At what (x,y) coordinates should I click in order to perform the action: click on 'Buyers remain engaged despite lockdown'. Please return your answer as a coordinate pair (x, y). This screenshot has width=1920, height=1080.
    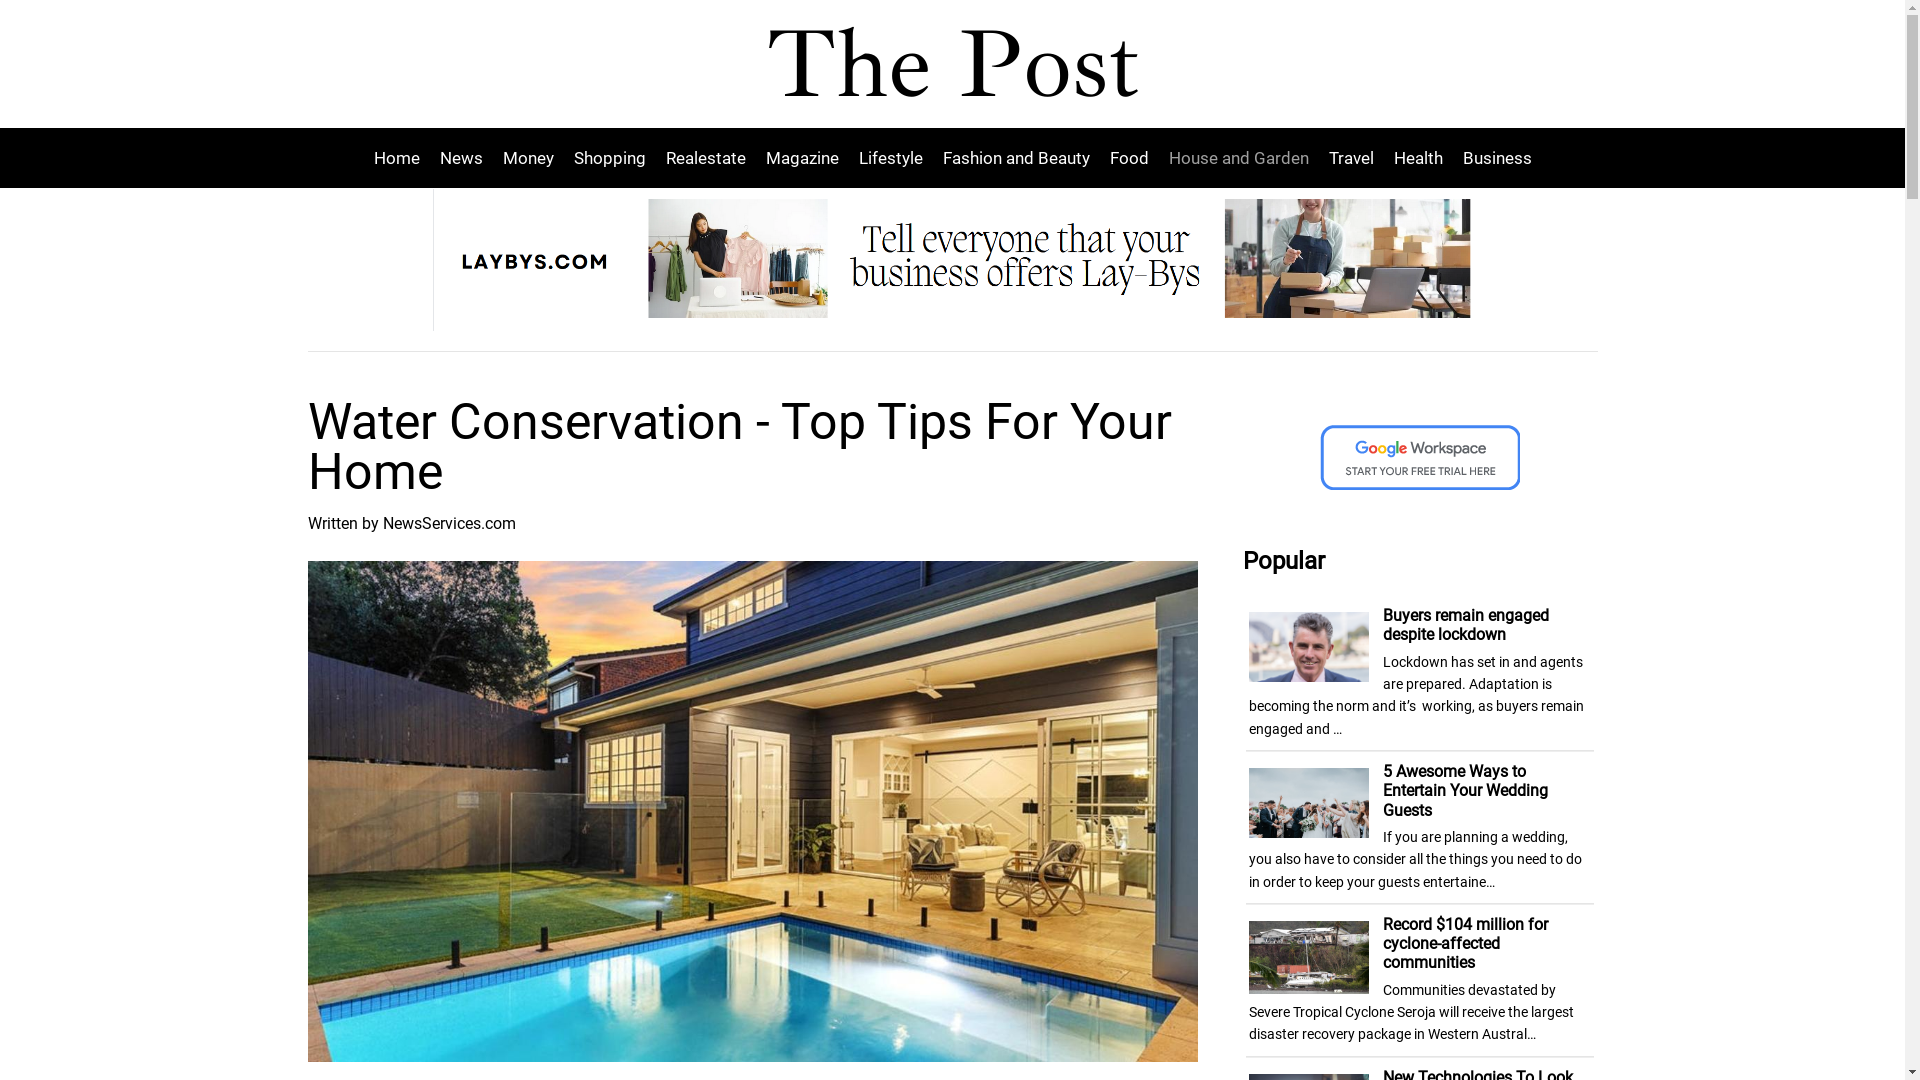
    Looking at the image, I should click on (1465, 623).